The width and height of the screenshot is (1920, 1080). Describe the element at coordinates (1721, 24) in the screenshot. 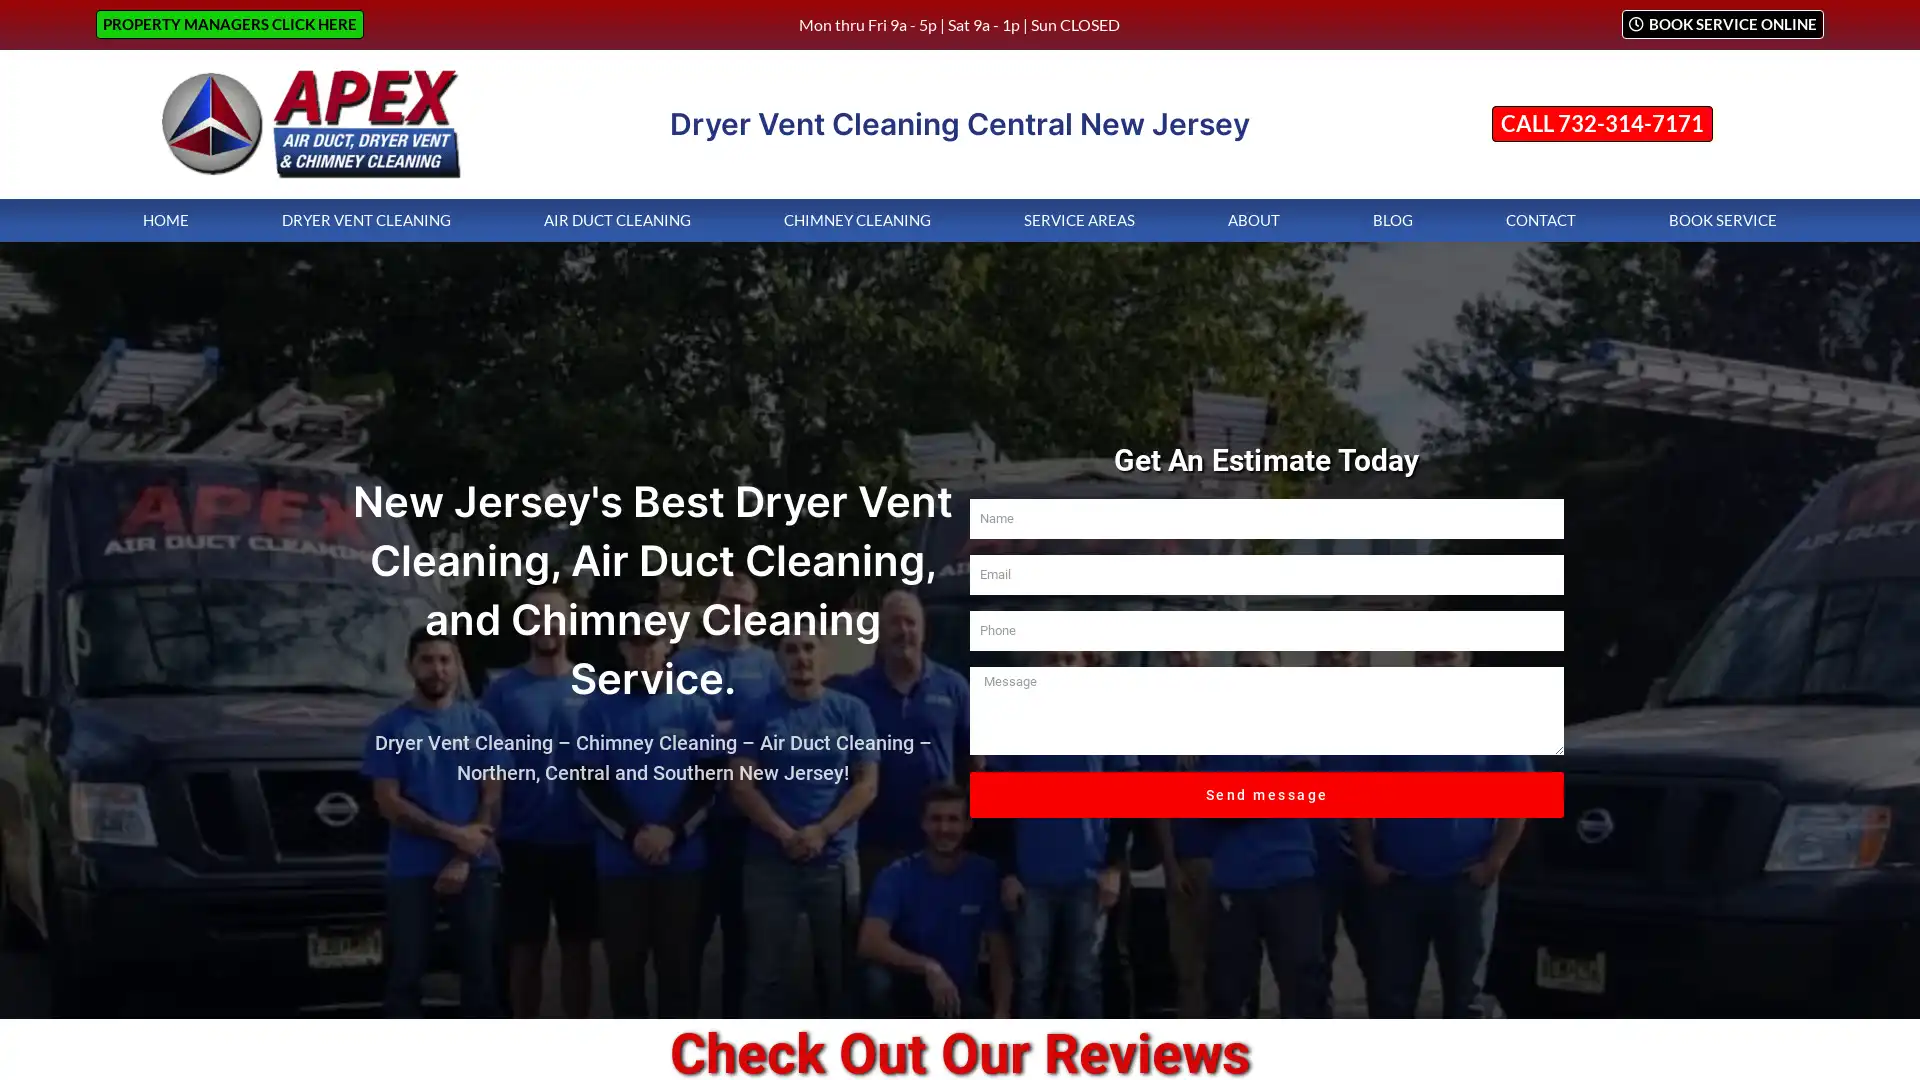

I see `BOOK SERVICE ONLINE` at that location.